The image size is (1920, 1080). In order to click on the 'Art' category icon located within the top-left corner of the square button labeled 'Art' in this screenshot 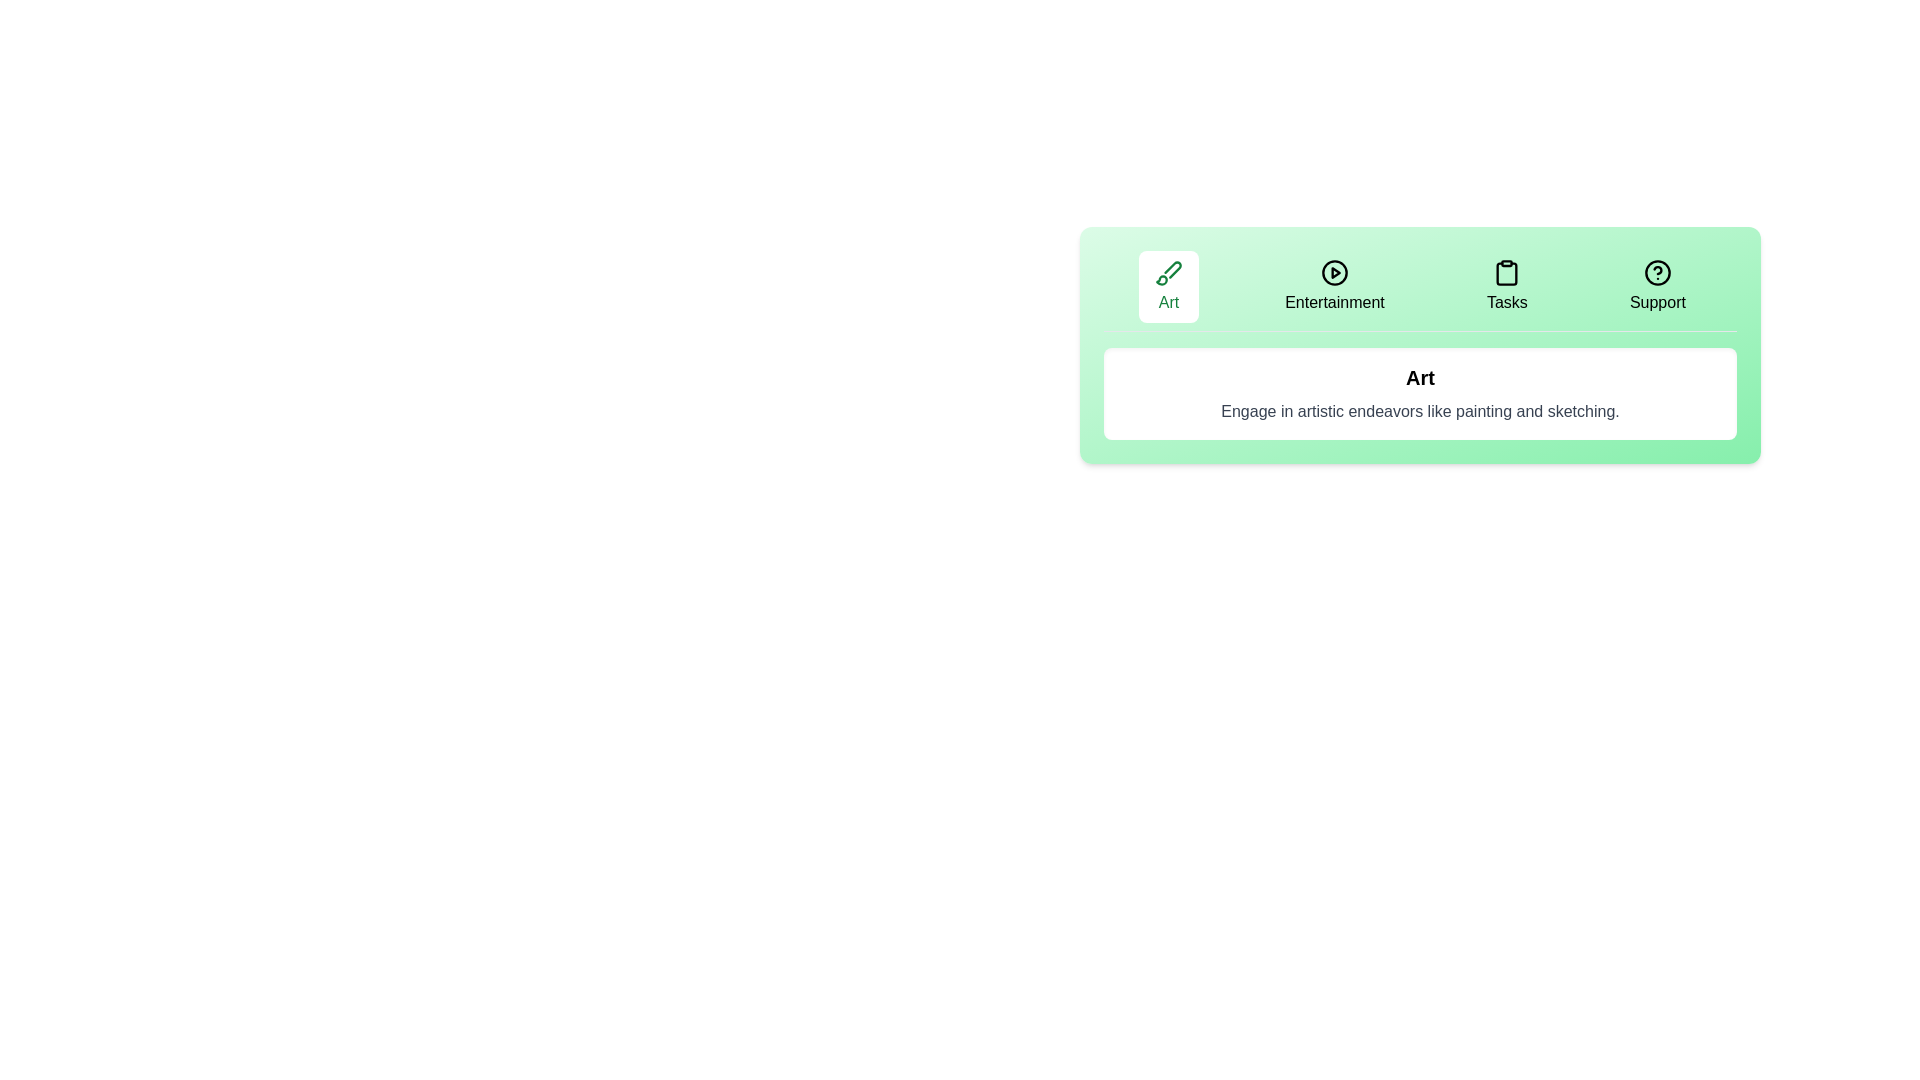, I will do `click(1169, 273)`.